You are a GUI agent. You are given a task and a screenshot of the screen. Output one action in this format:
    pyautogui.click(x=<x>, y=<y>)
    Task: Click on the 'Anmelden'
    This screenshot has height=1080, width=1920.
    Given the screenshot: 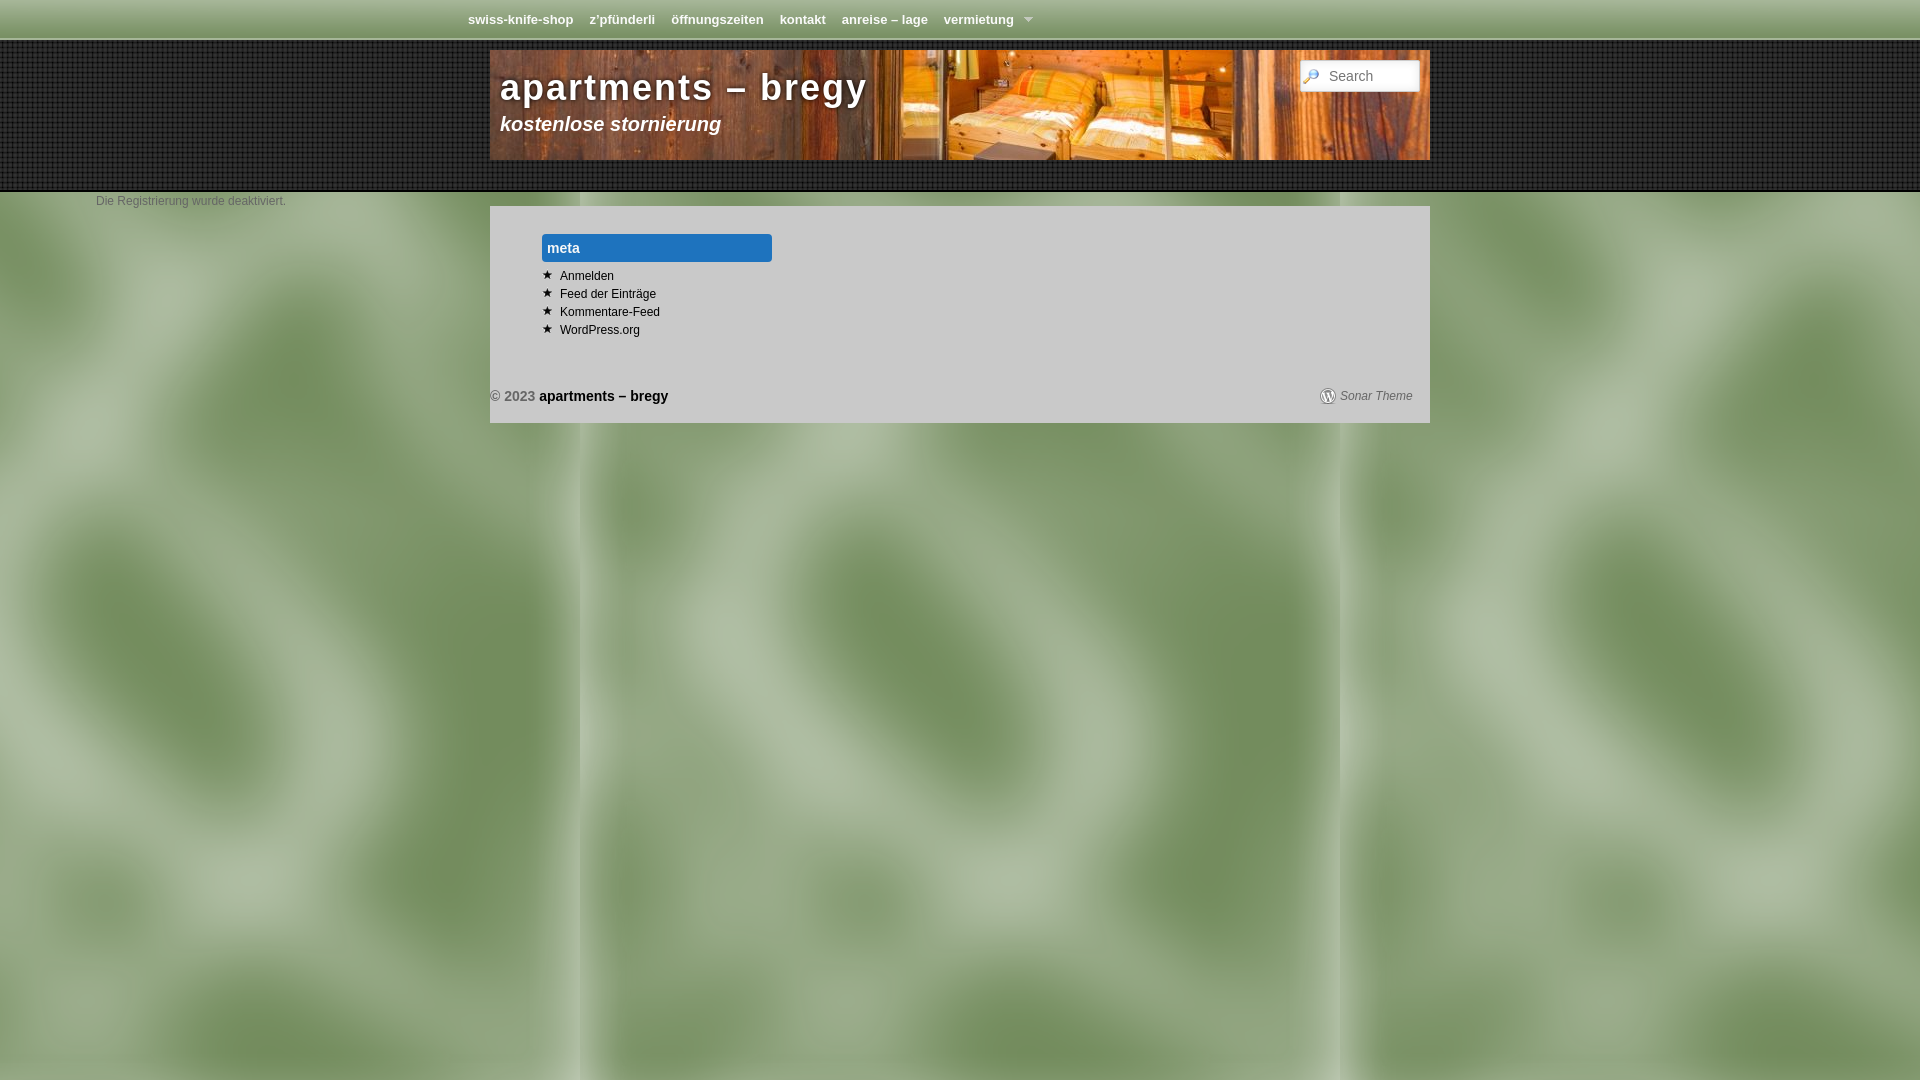 What is the action you would take?
    pyautogui.click(x=560, y=276)
    